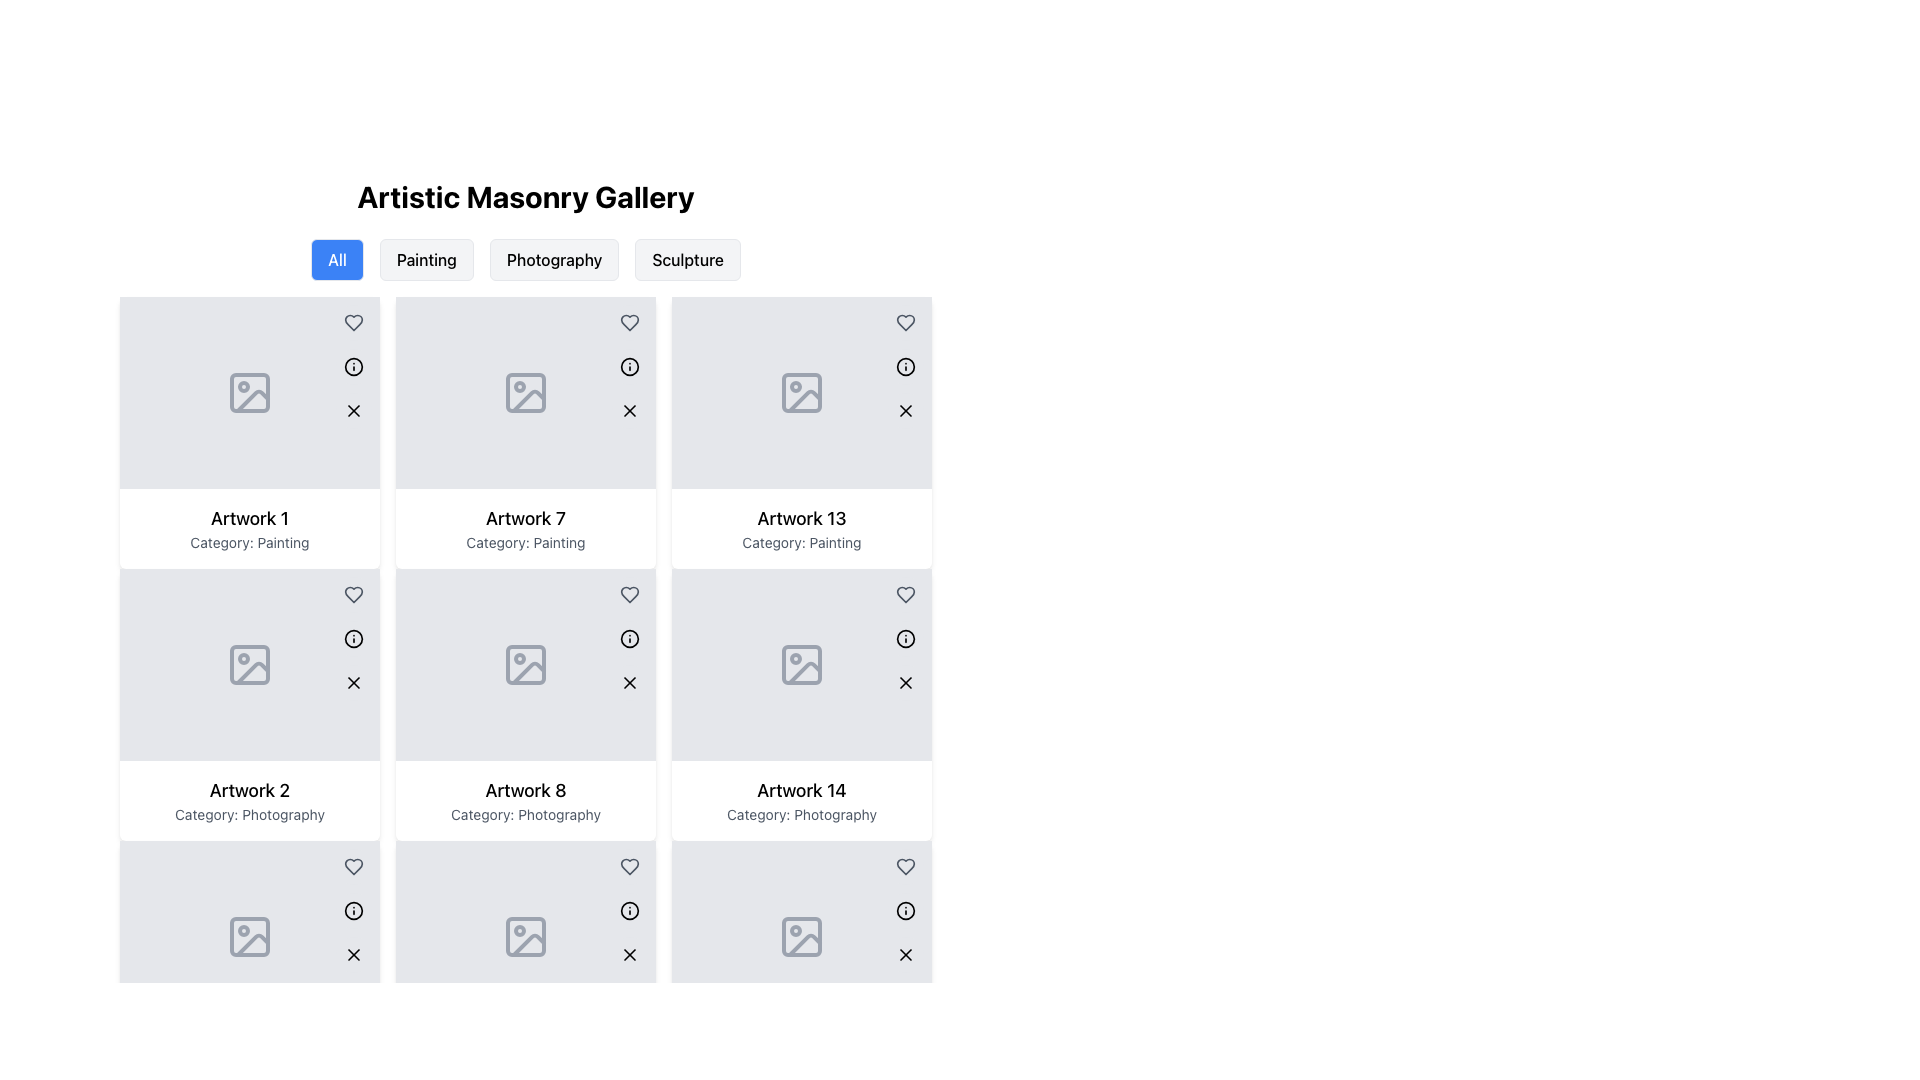  Describe the element at coordinates (526, 664) in the screenshot. I see `the SVG icon styled with a gray color that represents an image symbol, located in the middle cell of the gallery grid under the 'Artwork 8' entry` at that location.